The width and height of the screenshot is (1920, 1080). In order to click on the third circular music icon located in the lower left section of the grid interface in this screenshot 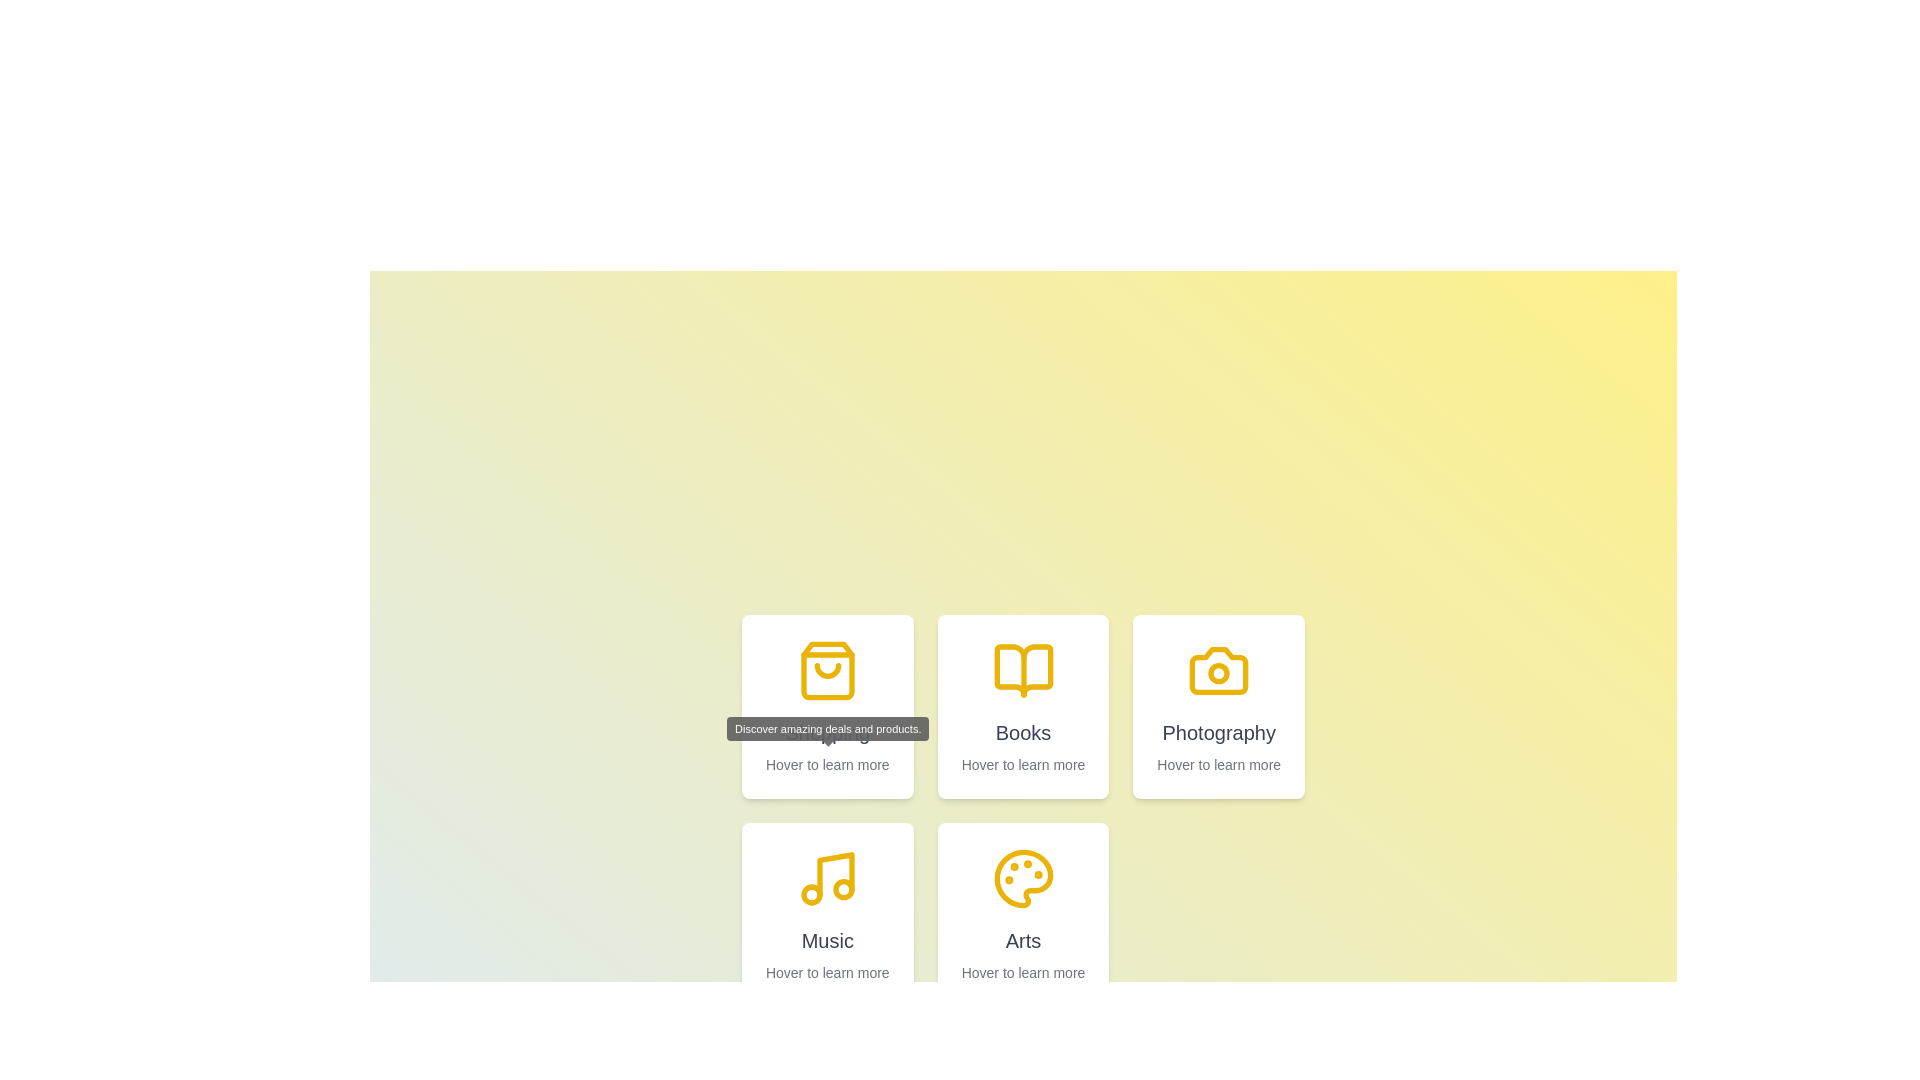, I will do `click(843, 888)`.